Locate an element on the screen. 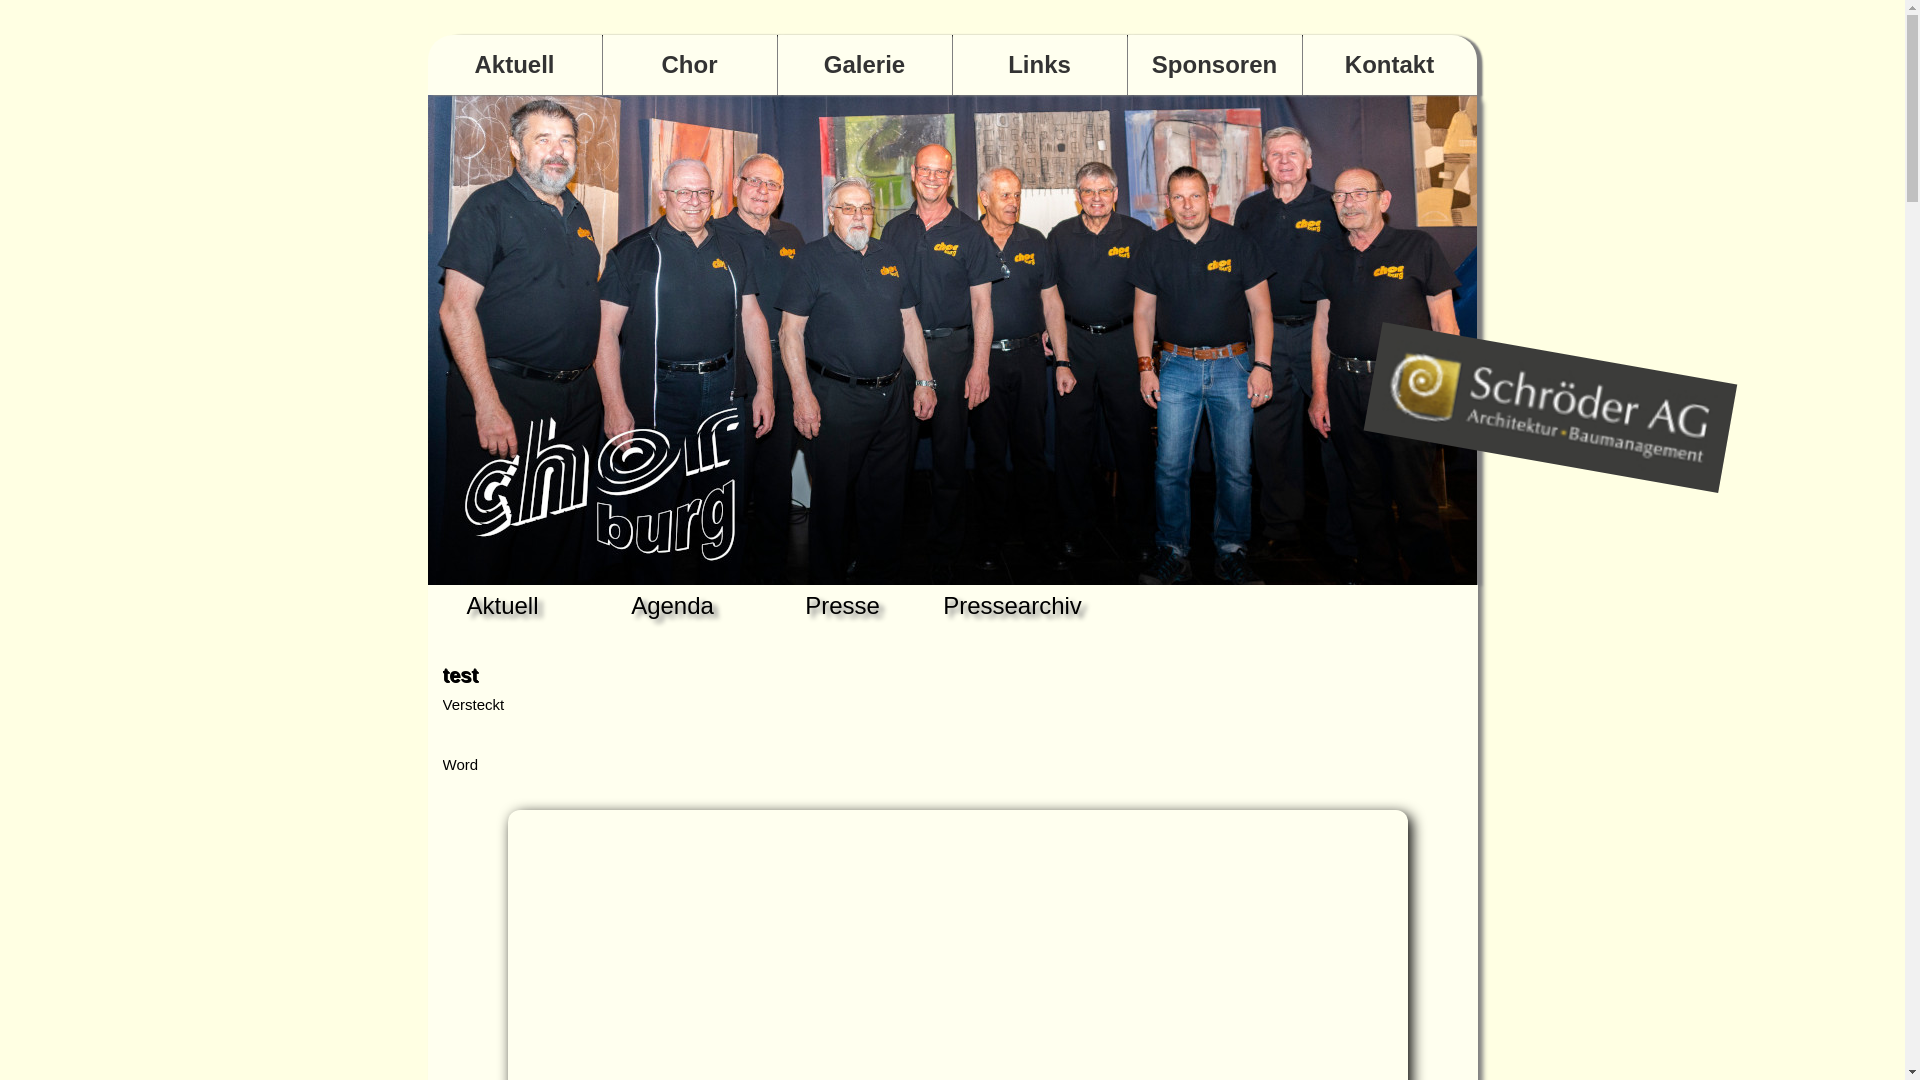 This screenshot has width=1920, height=1080. 'Pressearchiv' is located at coordinates (1012, 604).